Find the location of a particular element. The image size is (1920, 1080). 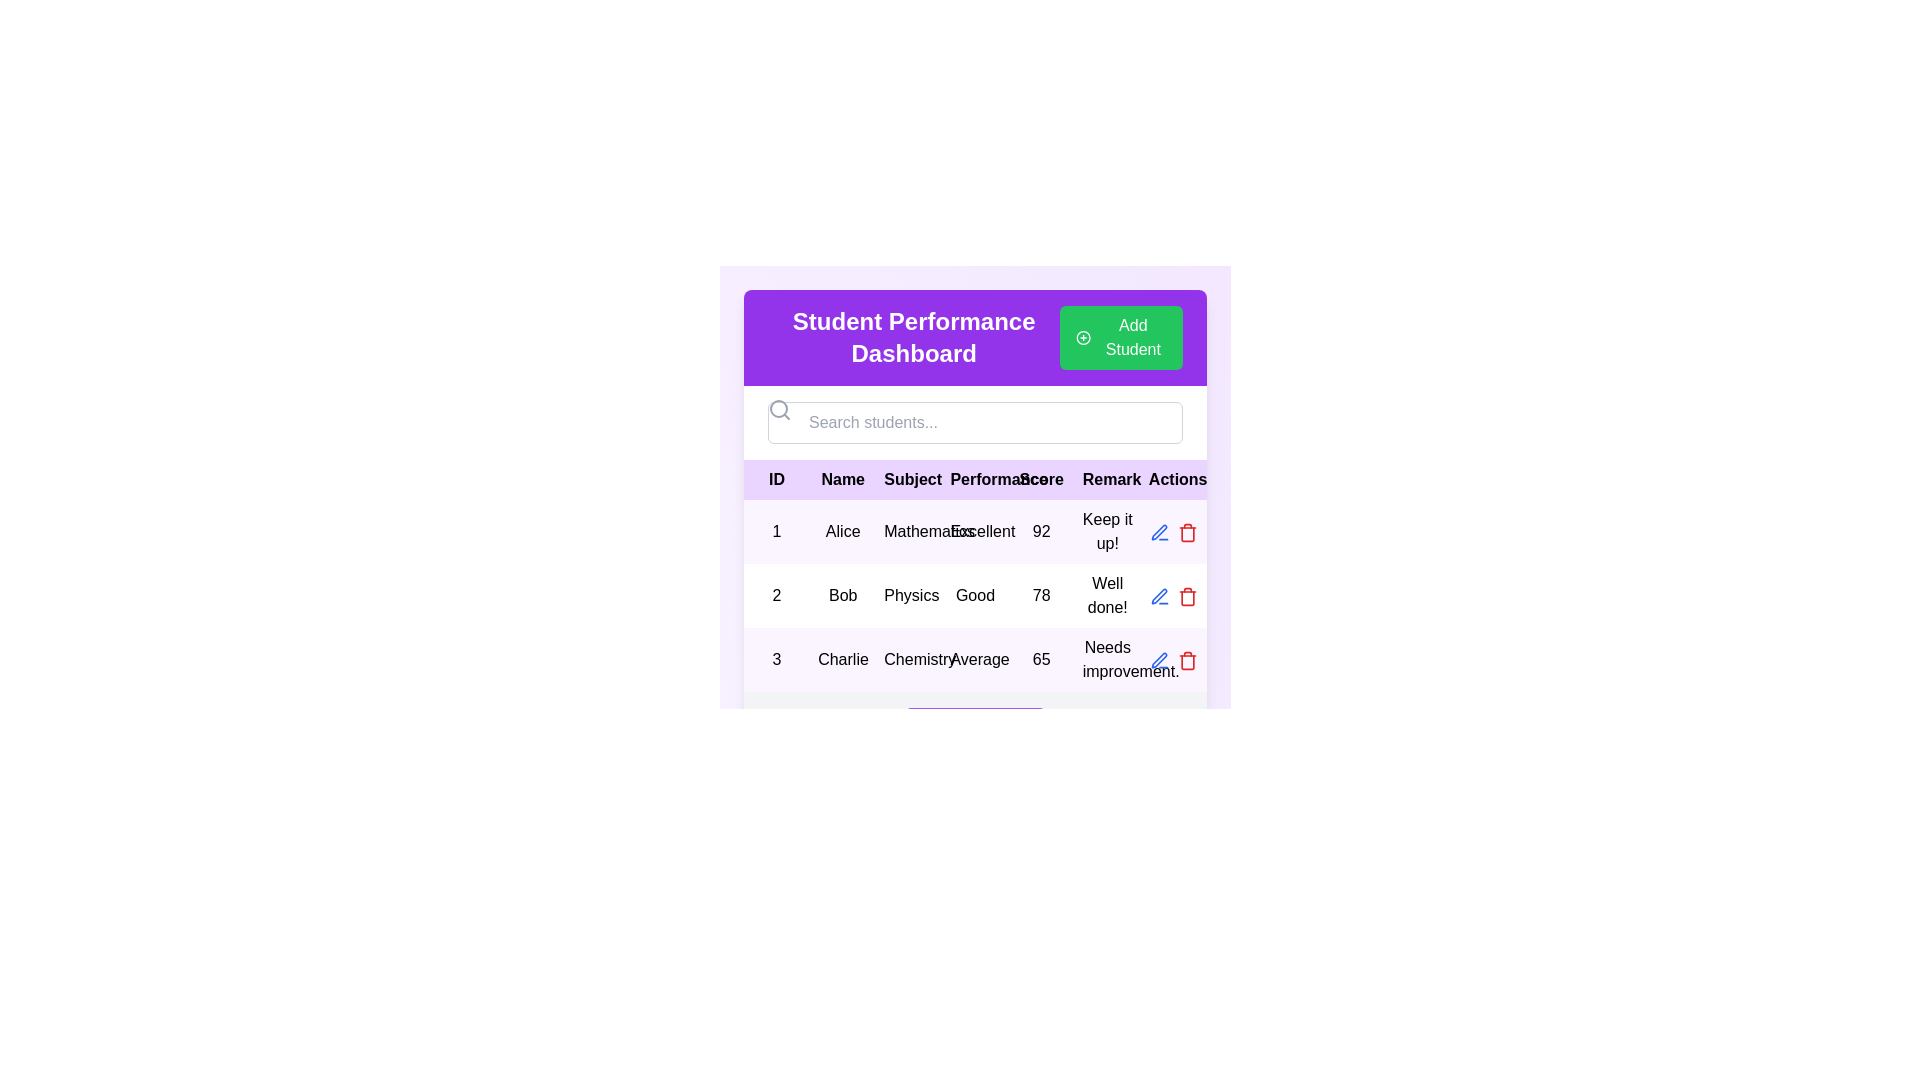

the red trash bin icon in the interactive group is located at coordinates (1173, 531).